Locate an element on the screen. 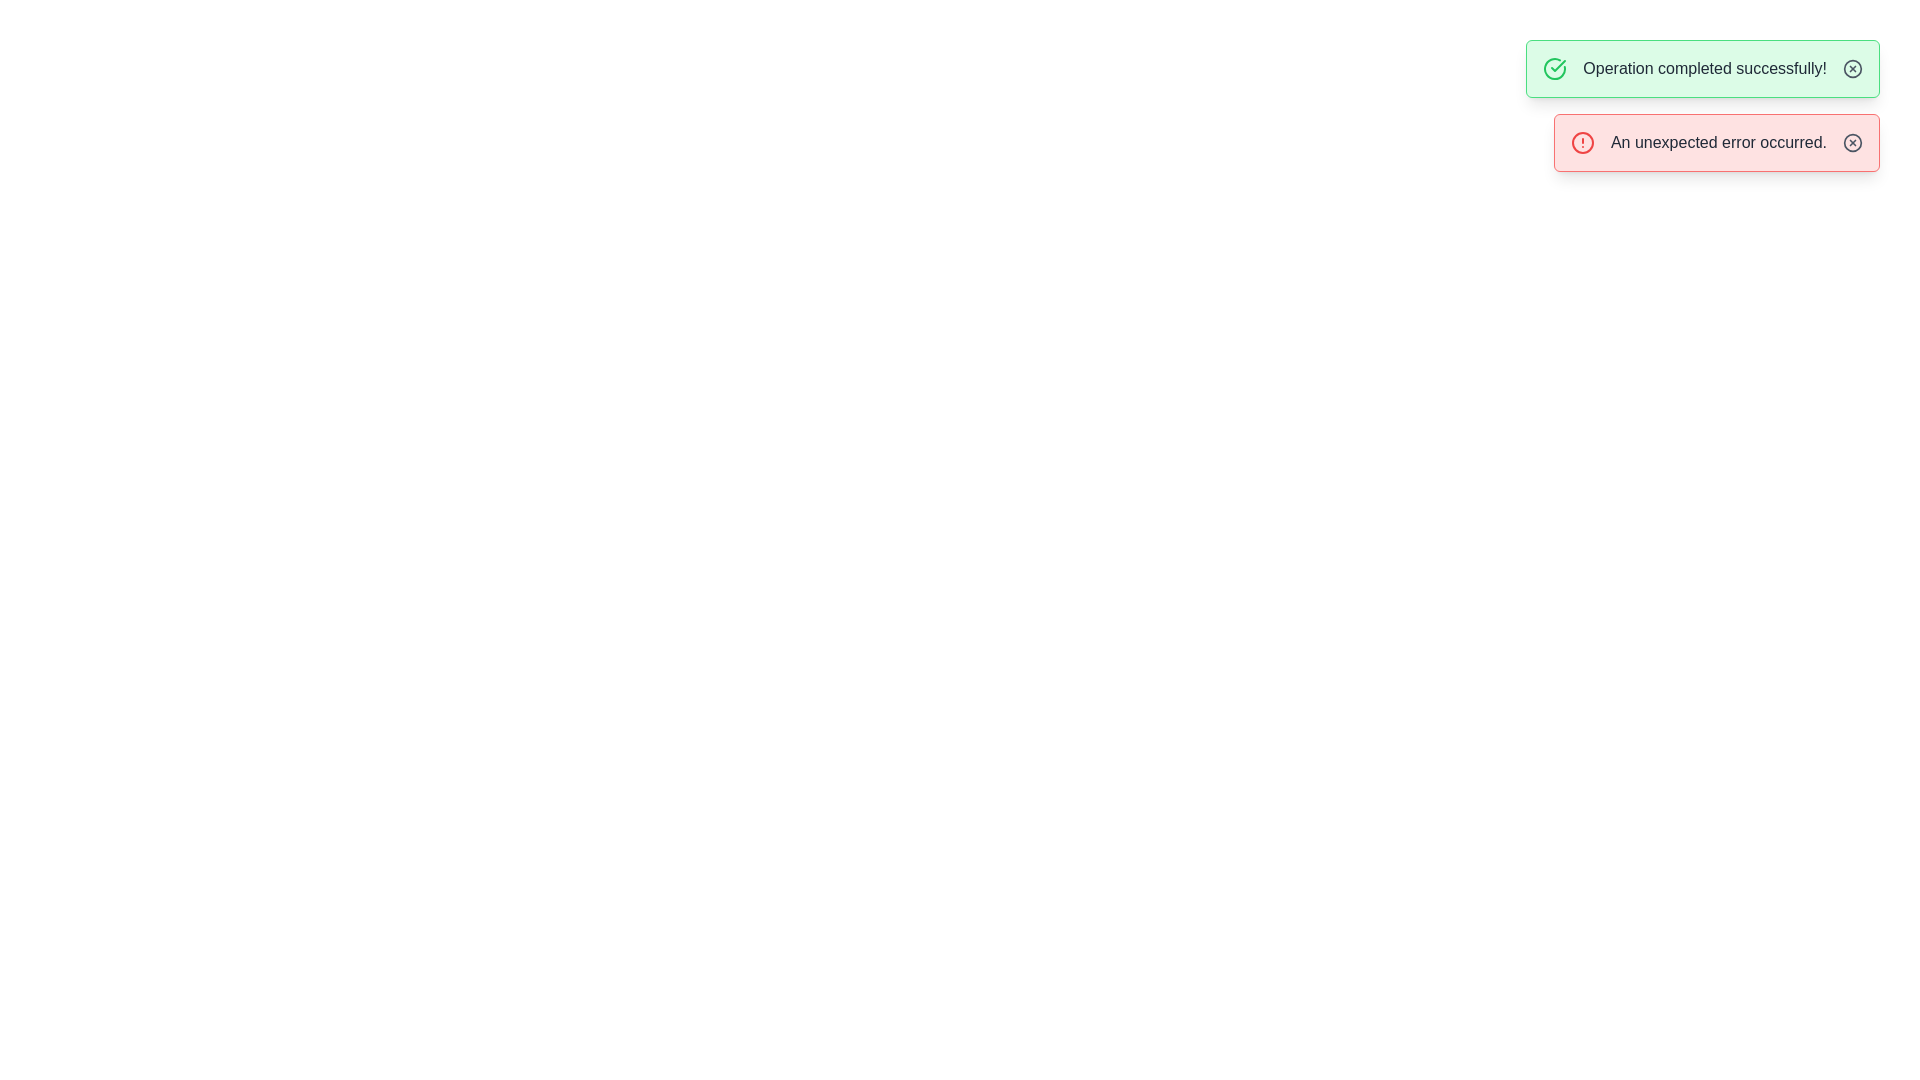  the red circular button with an 'x' symbol inside, located within the notification box that states 'An unexpected error occurred.' is located at coordinates (1851, 141).